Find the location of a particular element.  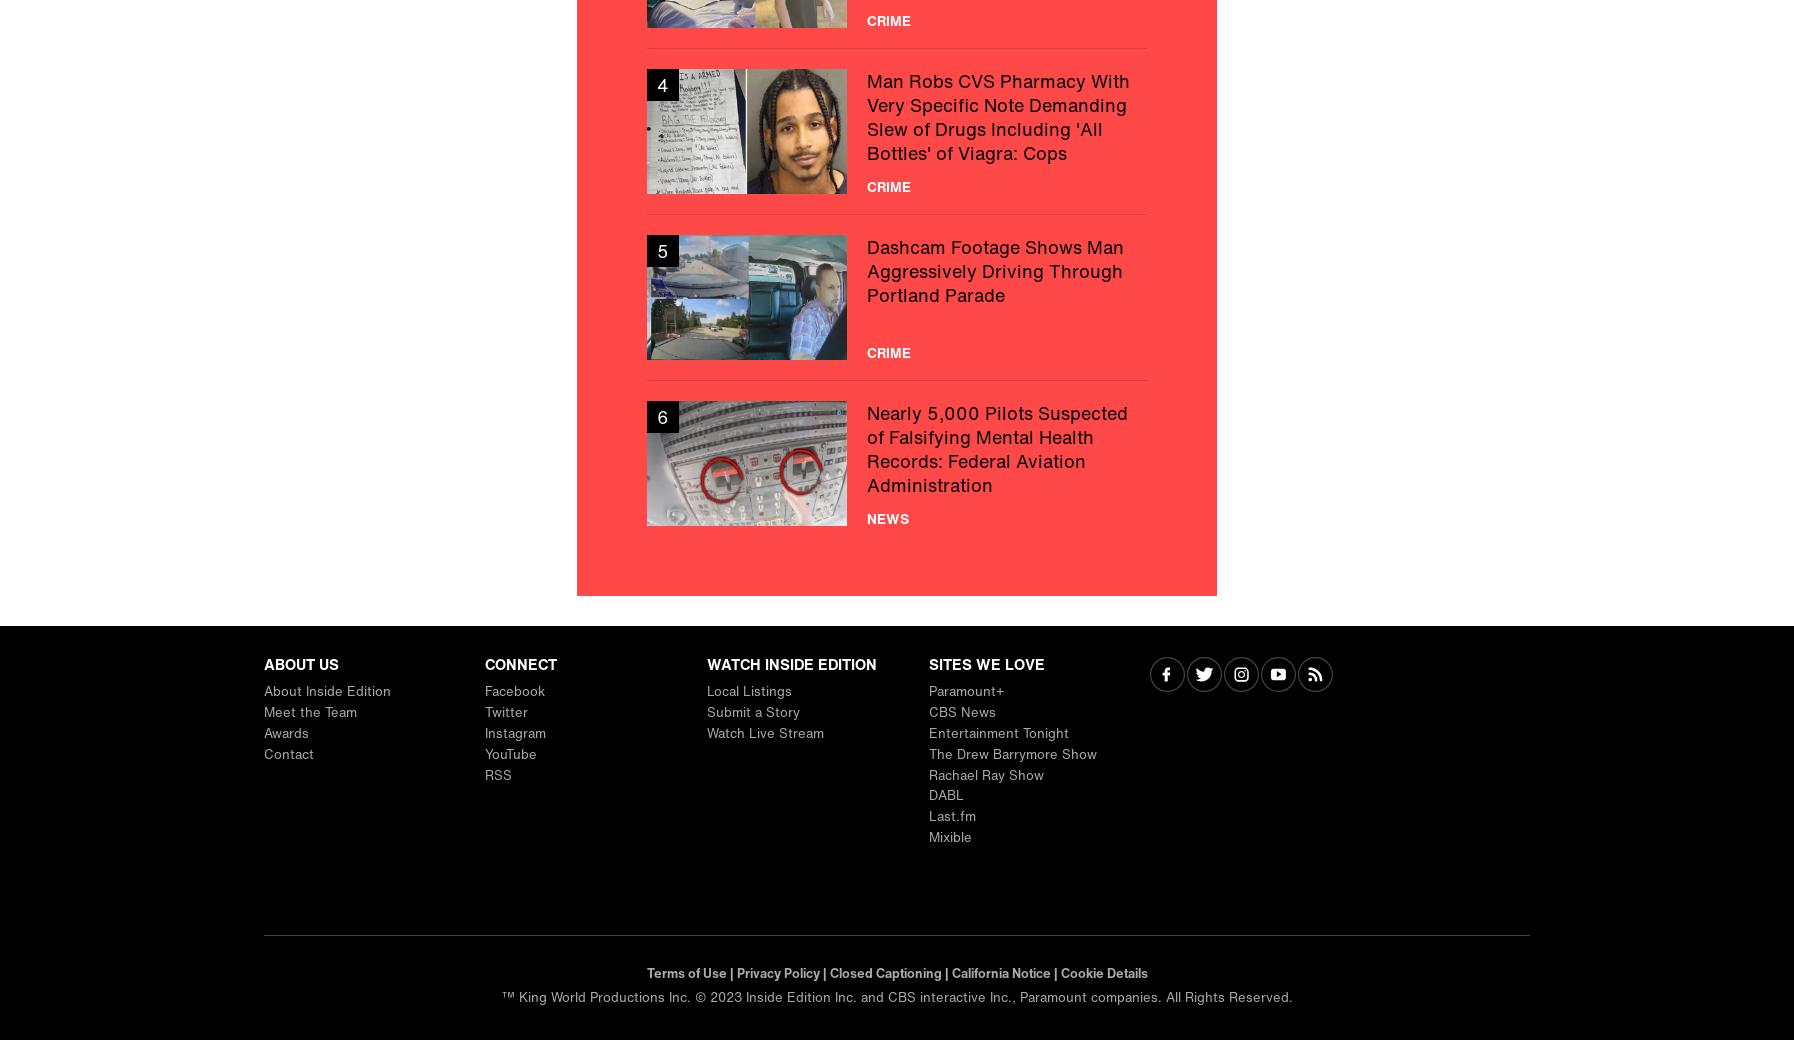

'Man Robs CVS Pharmacy With Very Specific Note Demanding Slew of Drugs Including 'All Bottles' of Viagra: Cops' is located at coordinates (997, 116).